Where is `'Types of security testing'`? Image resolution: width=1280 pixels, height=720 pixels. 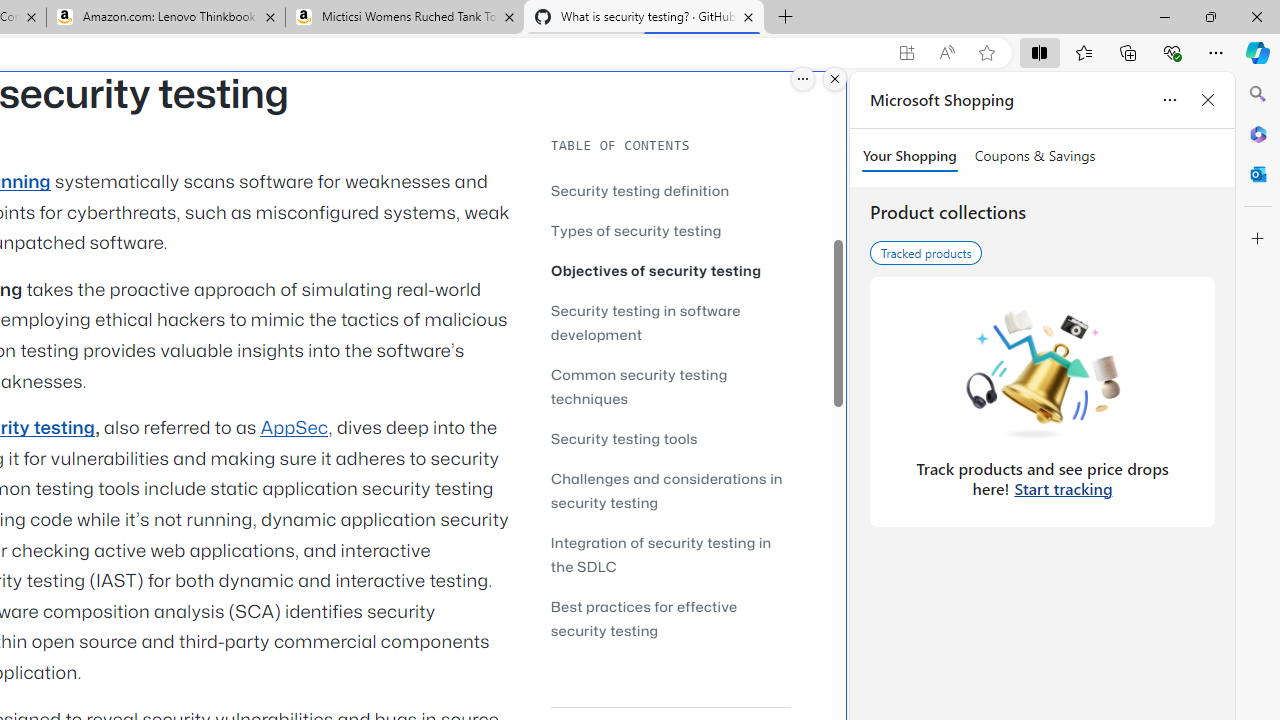
'Types of security testing' is located at coordinates (635, 229).